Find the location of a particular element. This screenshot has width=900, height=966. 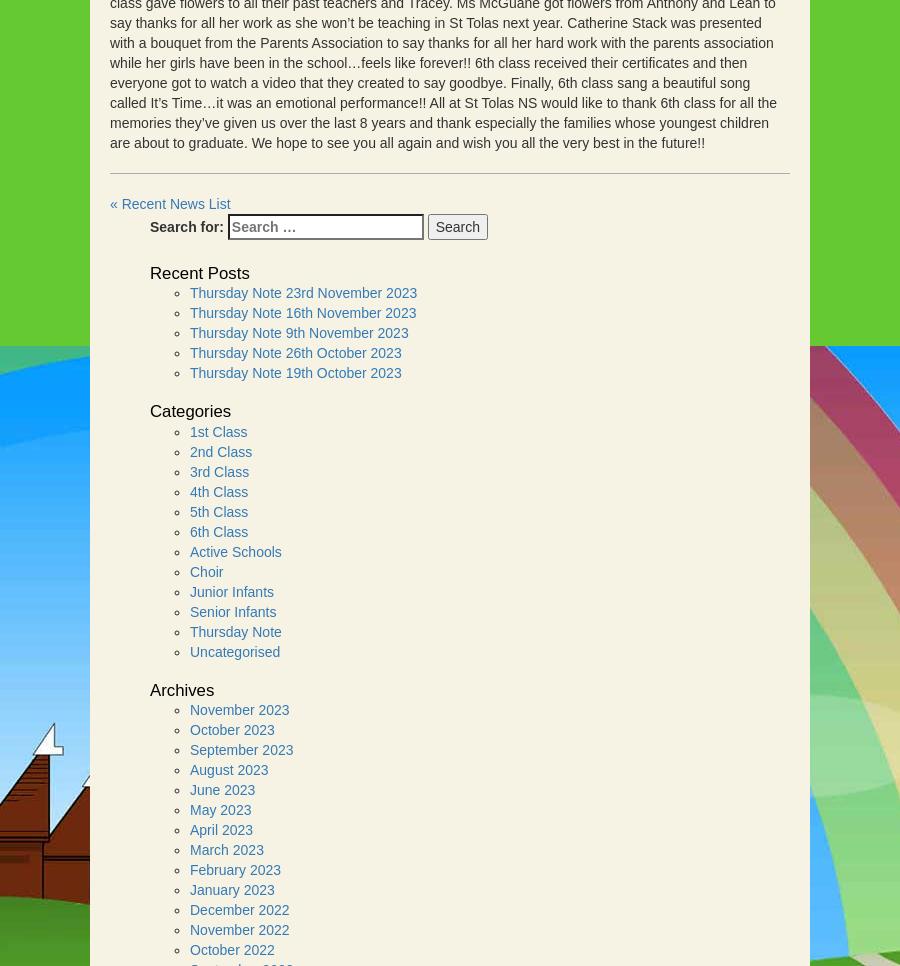

'1st Class' is located at coordinates (218, 430).